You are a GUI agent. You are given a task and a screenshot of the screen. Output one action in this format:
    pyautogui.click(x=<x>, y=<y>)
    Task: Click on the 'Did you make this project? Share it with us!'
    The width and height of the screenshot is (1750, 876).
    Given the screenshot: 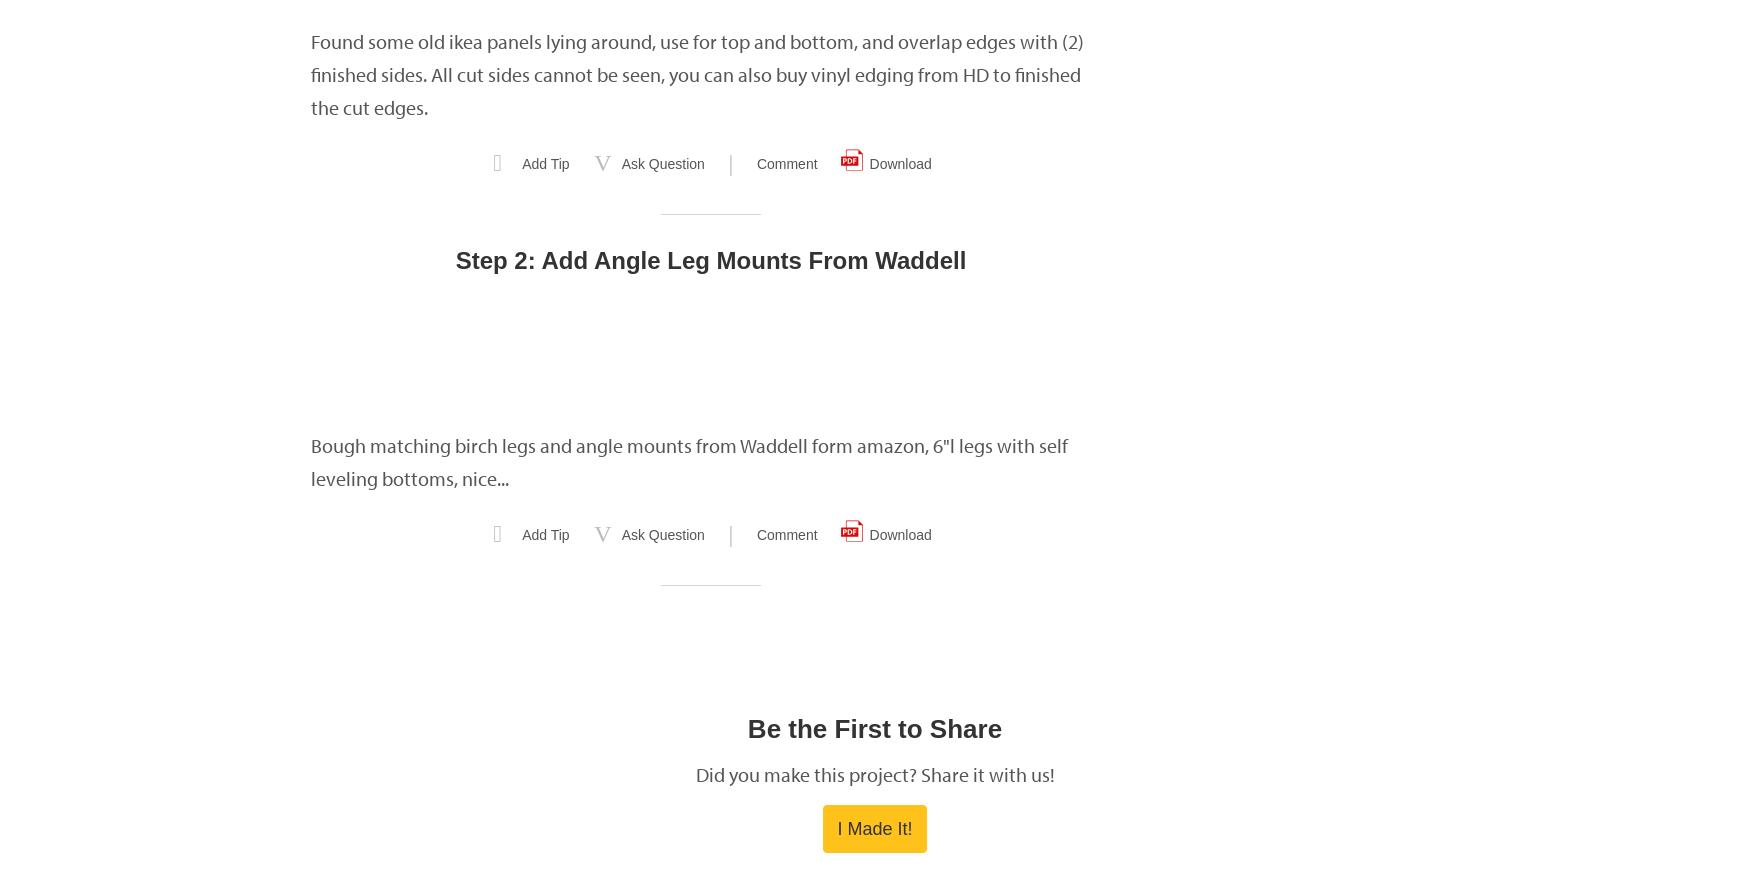 What is the action you would take?
    pyautogui.click(x=874, y=773)
    